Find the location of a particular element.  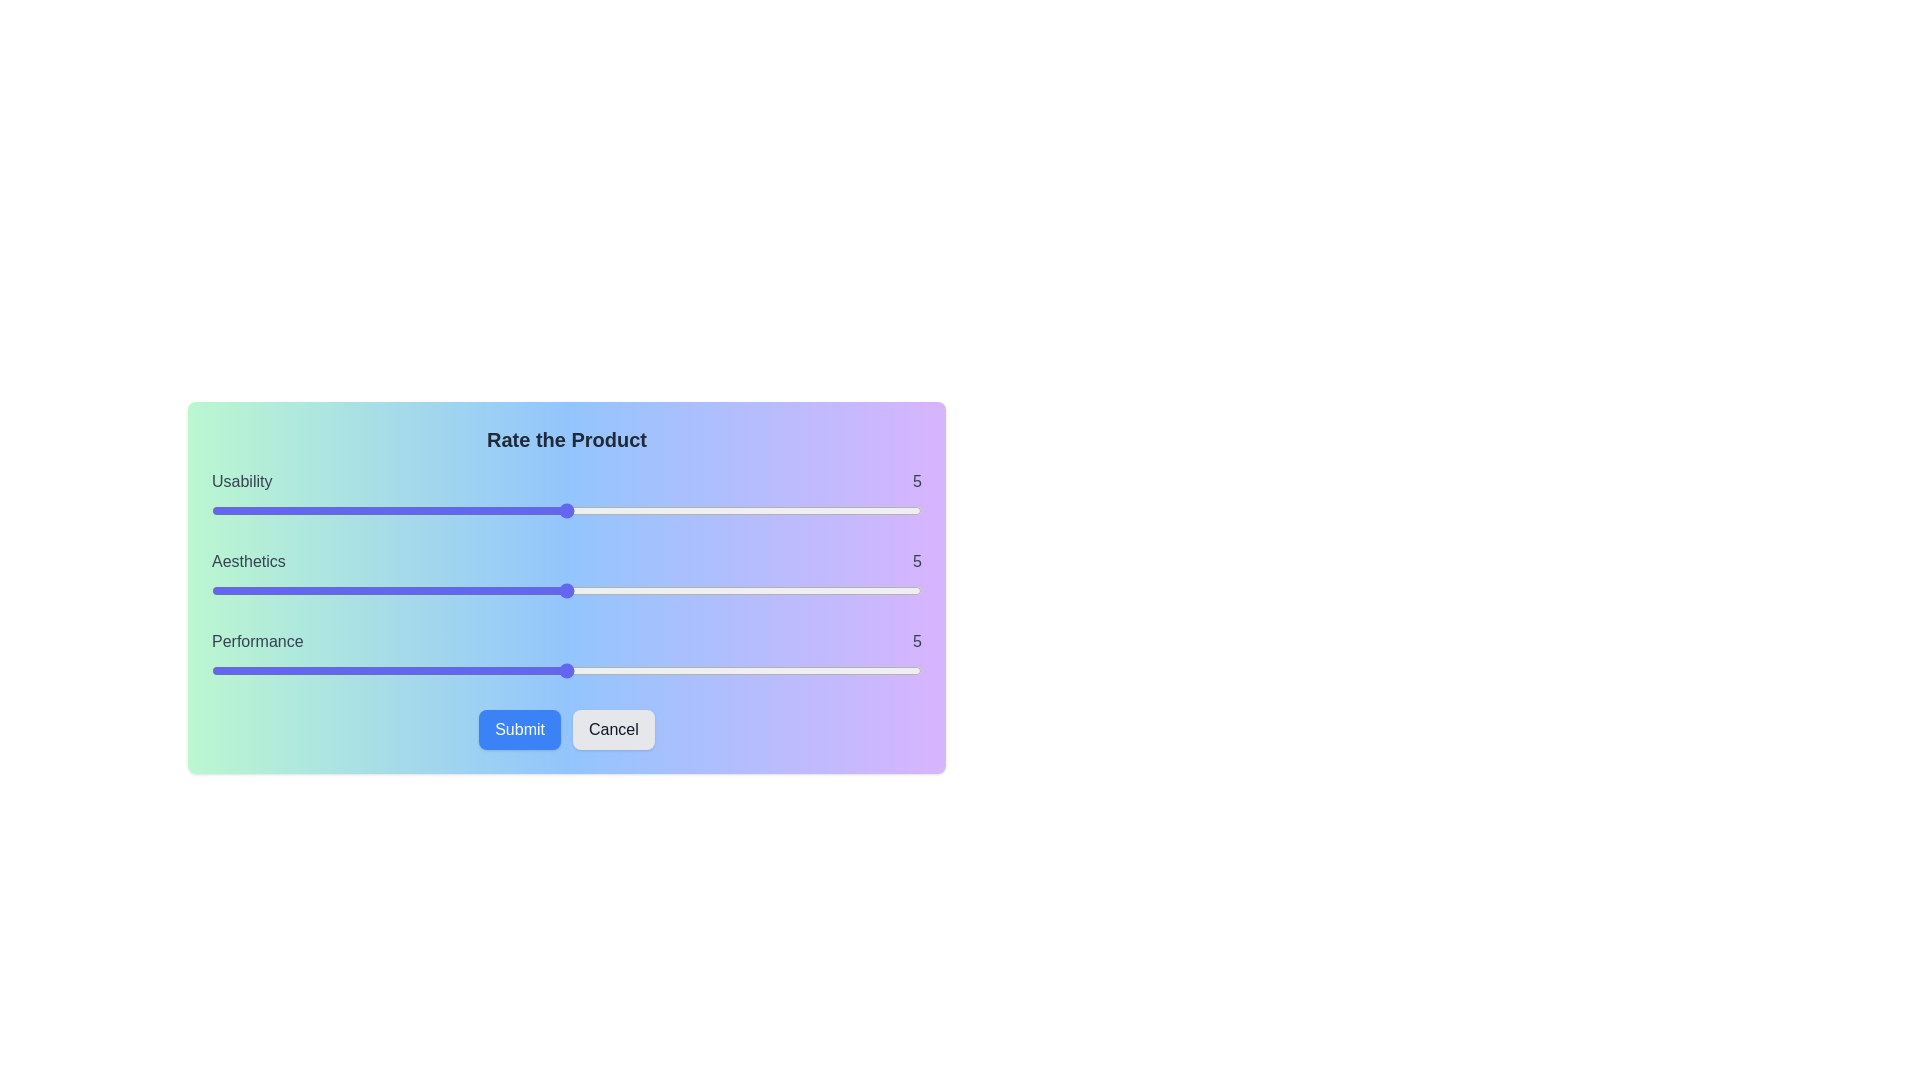

the slider to set the usability rating to 4 is located at coordinates (495, 509).